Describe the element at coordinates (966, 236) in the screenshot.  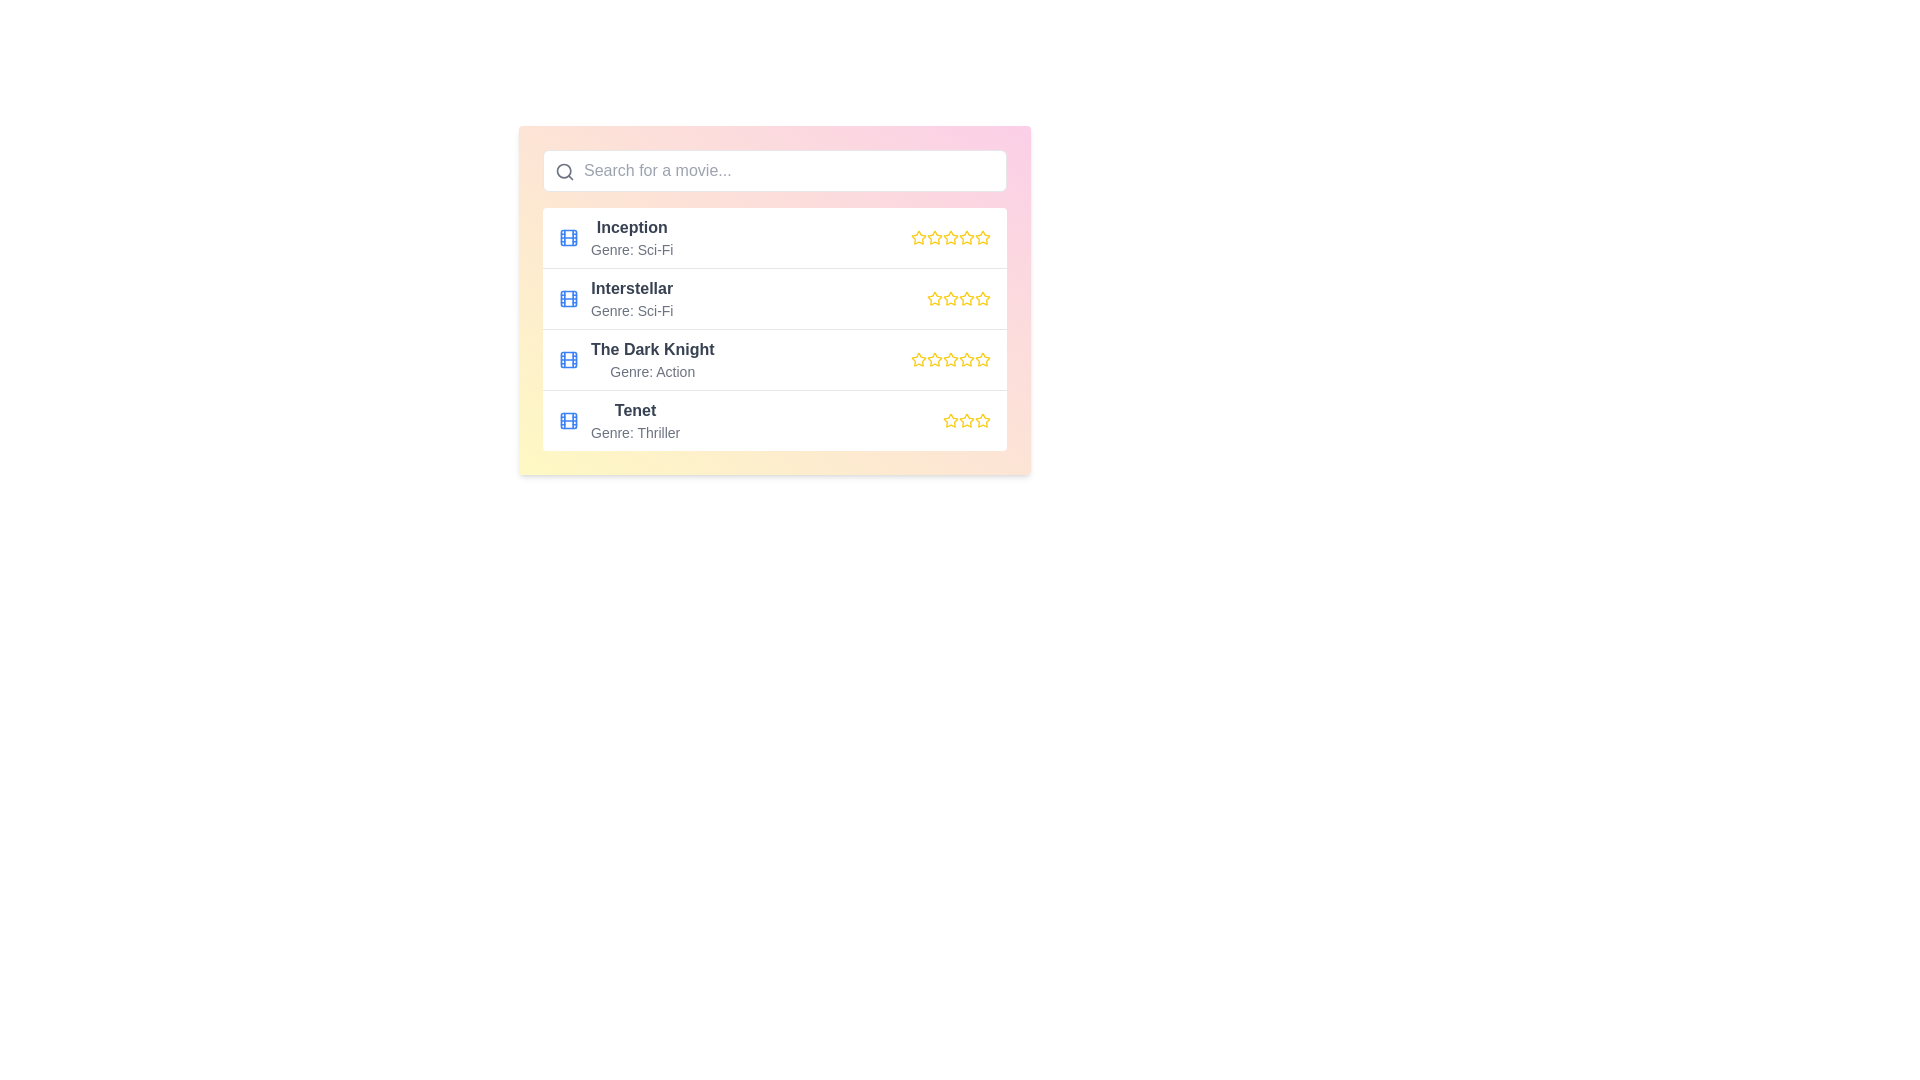
I see `the fourth star in the 5-star rating system for the movie 'Inception'` at that location.